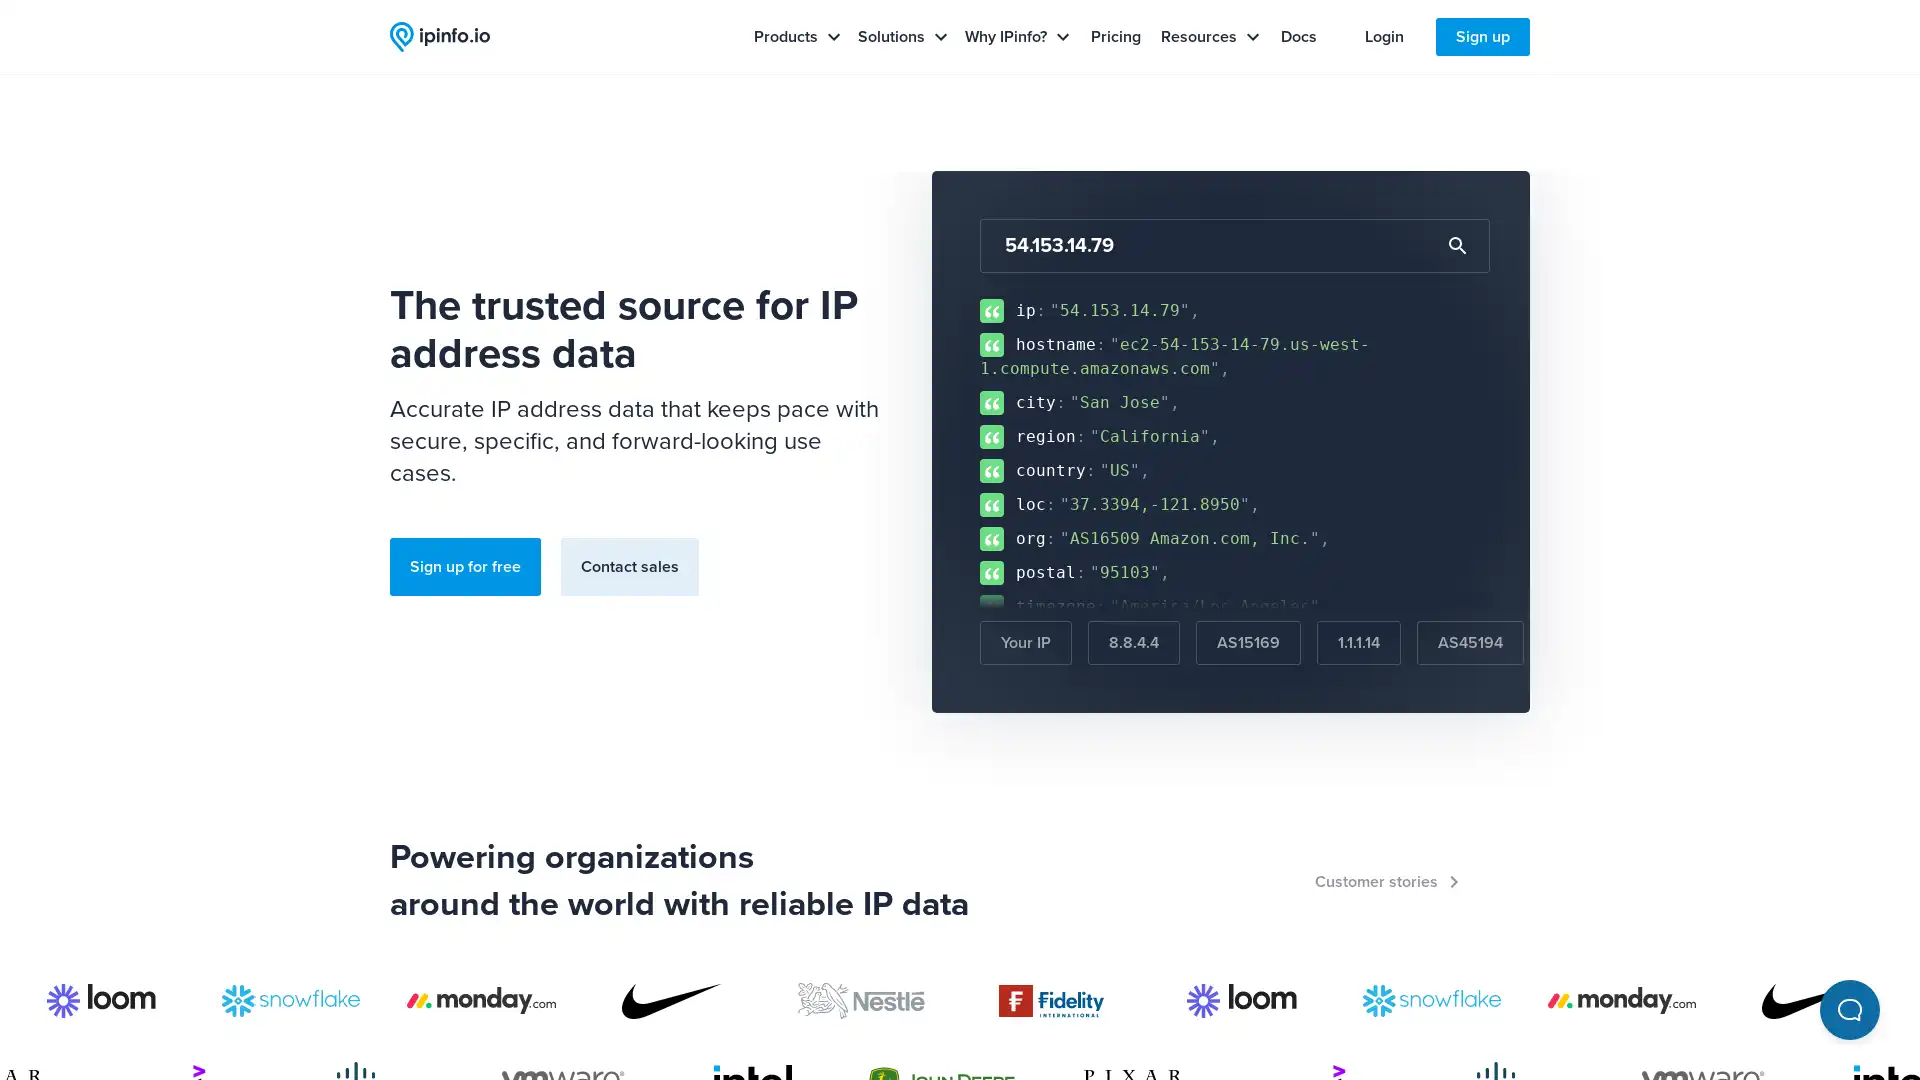 The image size is (1920, 1080). What do you see at coordinates (1247, 643) in the screenshot?
I see `AS15169` at bounding box center [1247, 643].